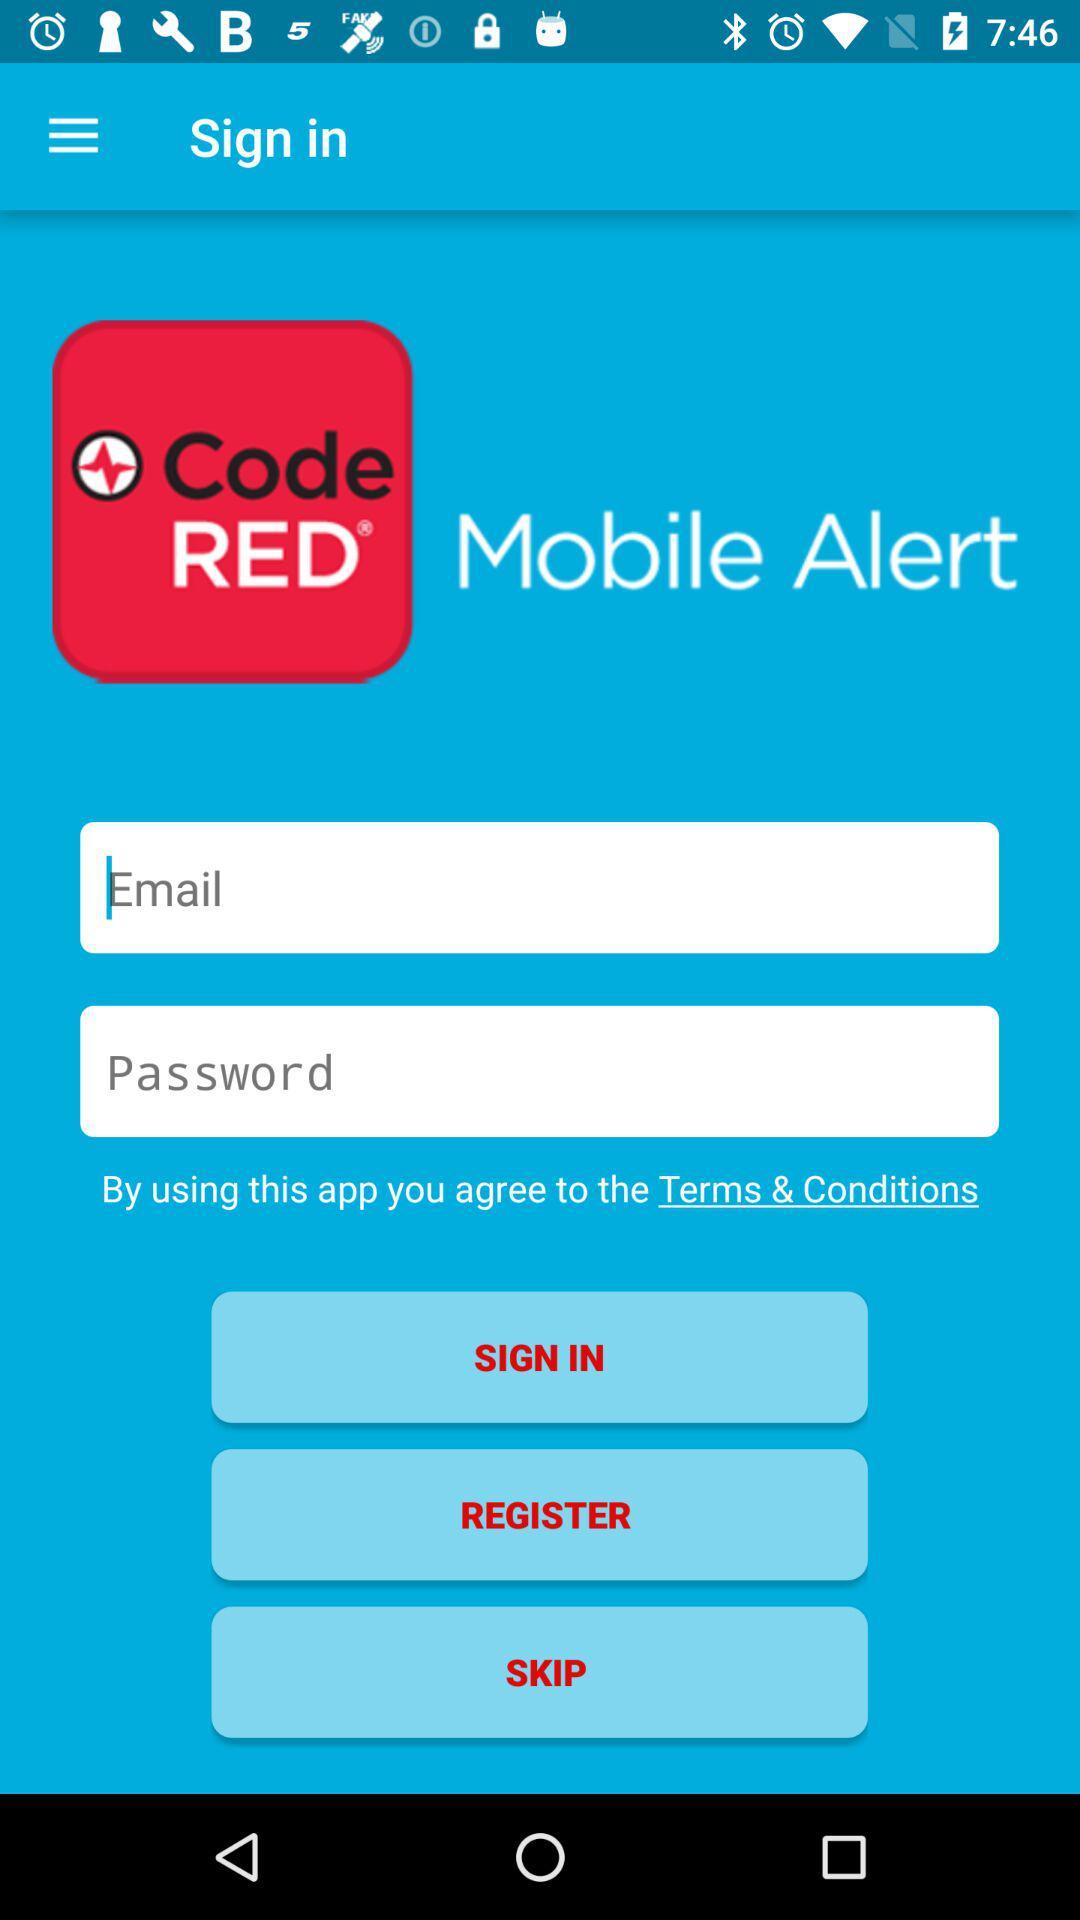 This screenshot has height=1920, width=1080. Describe the element at coordinates (72, 135) in the screenshot. I see `the icon next to the sign in icon` at that location.